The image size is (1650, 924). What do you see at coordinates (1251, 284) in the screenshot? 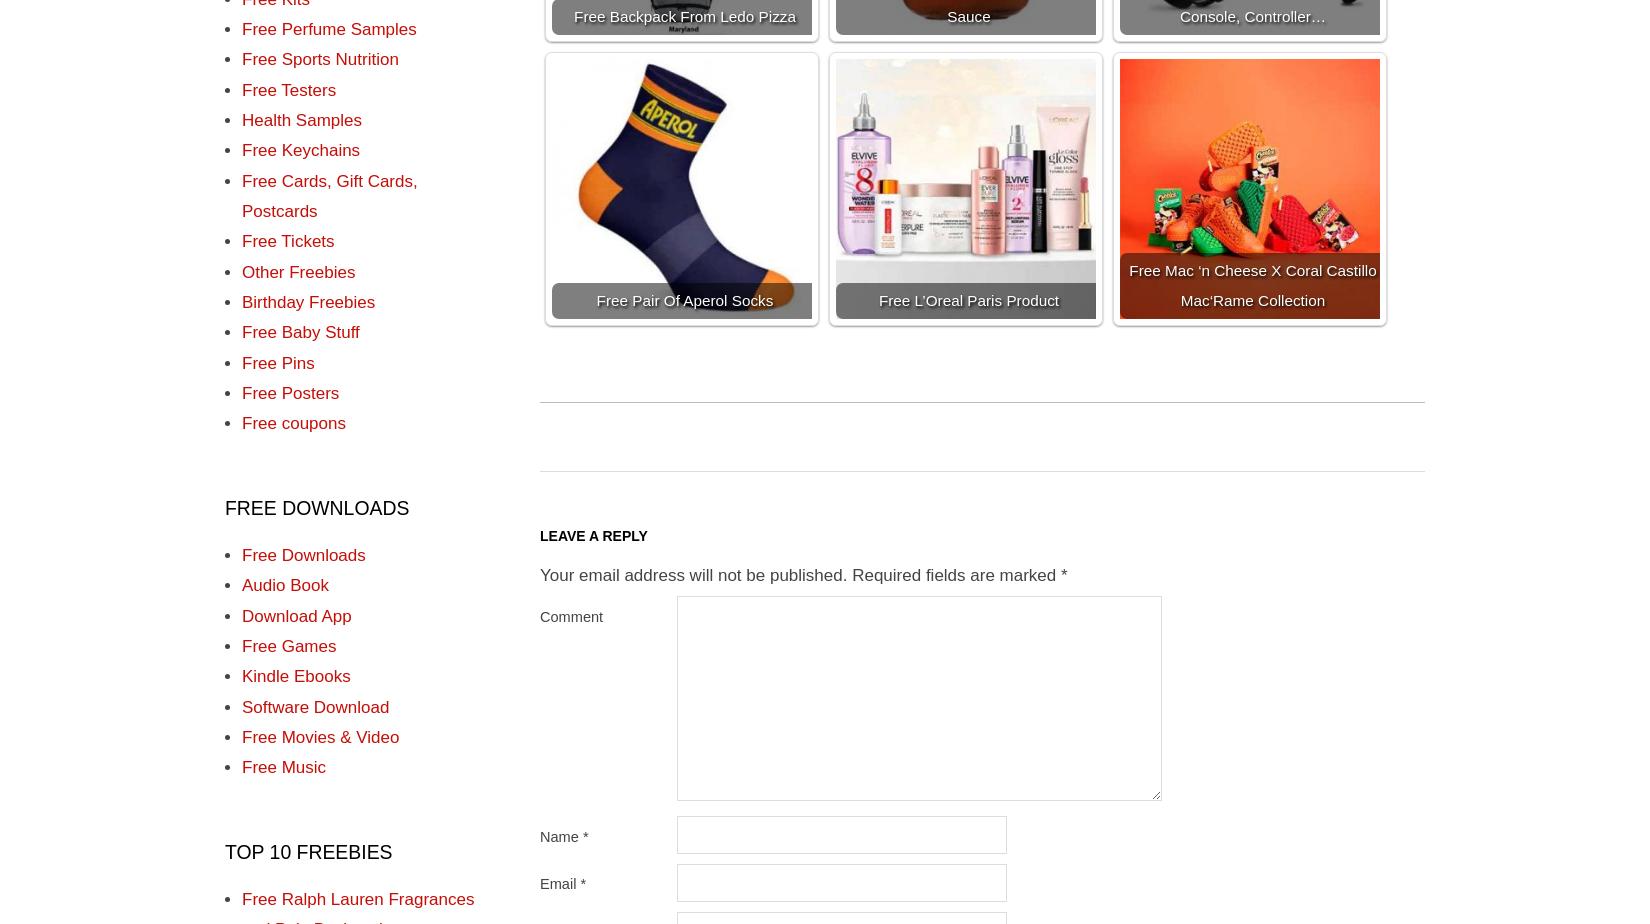
I see `'Free Mac ‘n Cheese X Coral Castillo Mac‘Rame Collection'` at bounding box center [1251, 284].